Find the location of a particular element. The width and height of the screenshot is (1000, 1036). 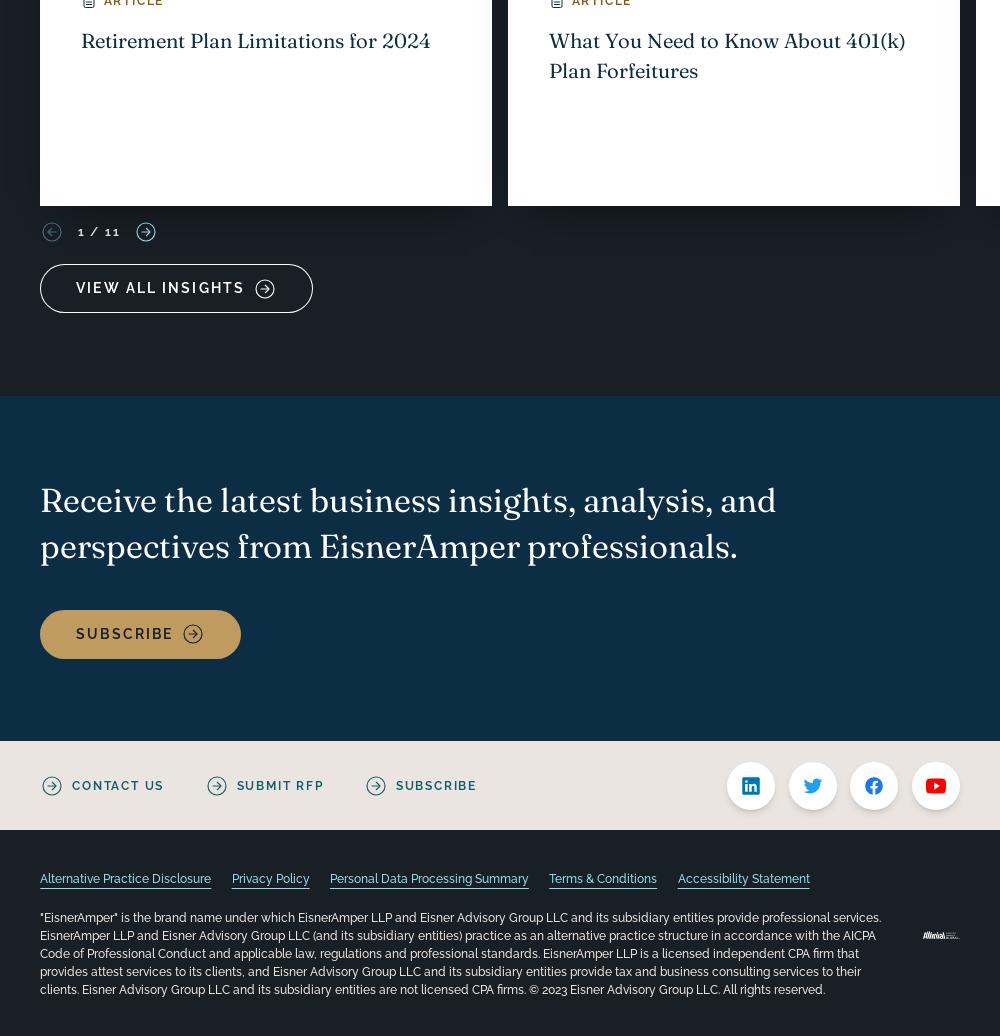

'View All Insights' is located at coordinates (75, 286).